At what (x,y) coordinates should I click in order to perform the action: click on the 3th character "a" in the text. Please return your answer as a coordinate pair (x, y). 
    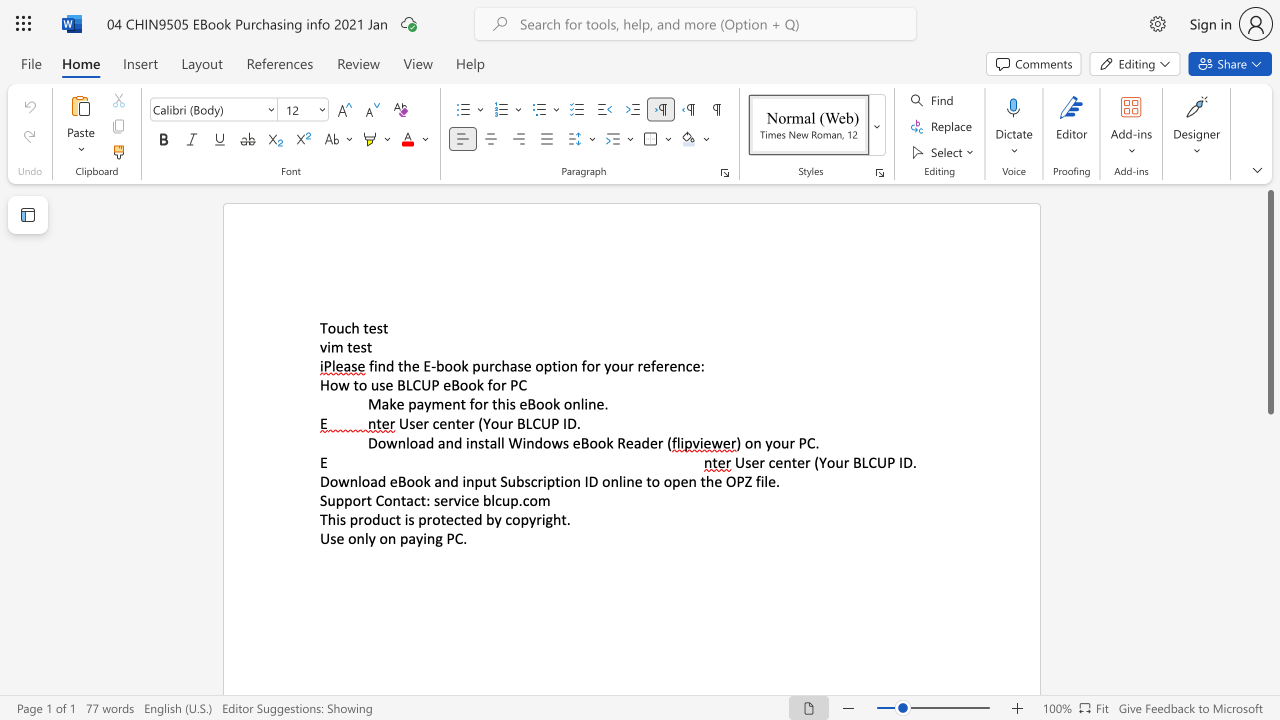
    Looking at the image, I should click on (493, 442).